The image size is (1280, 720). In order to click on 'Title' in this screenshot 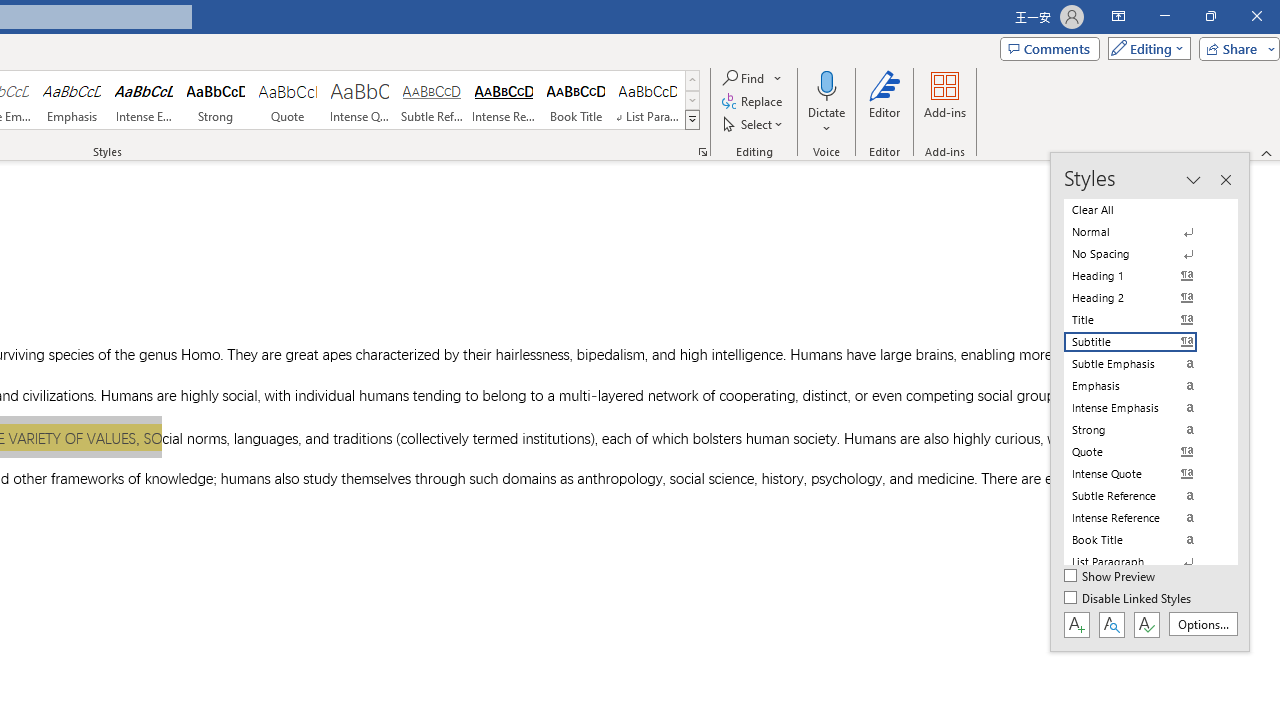, I will do `click(1142, 319)`.